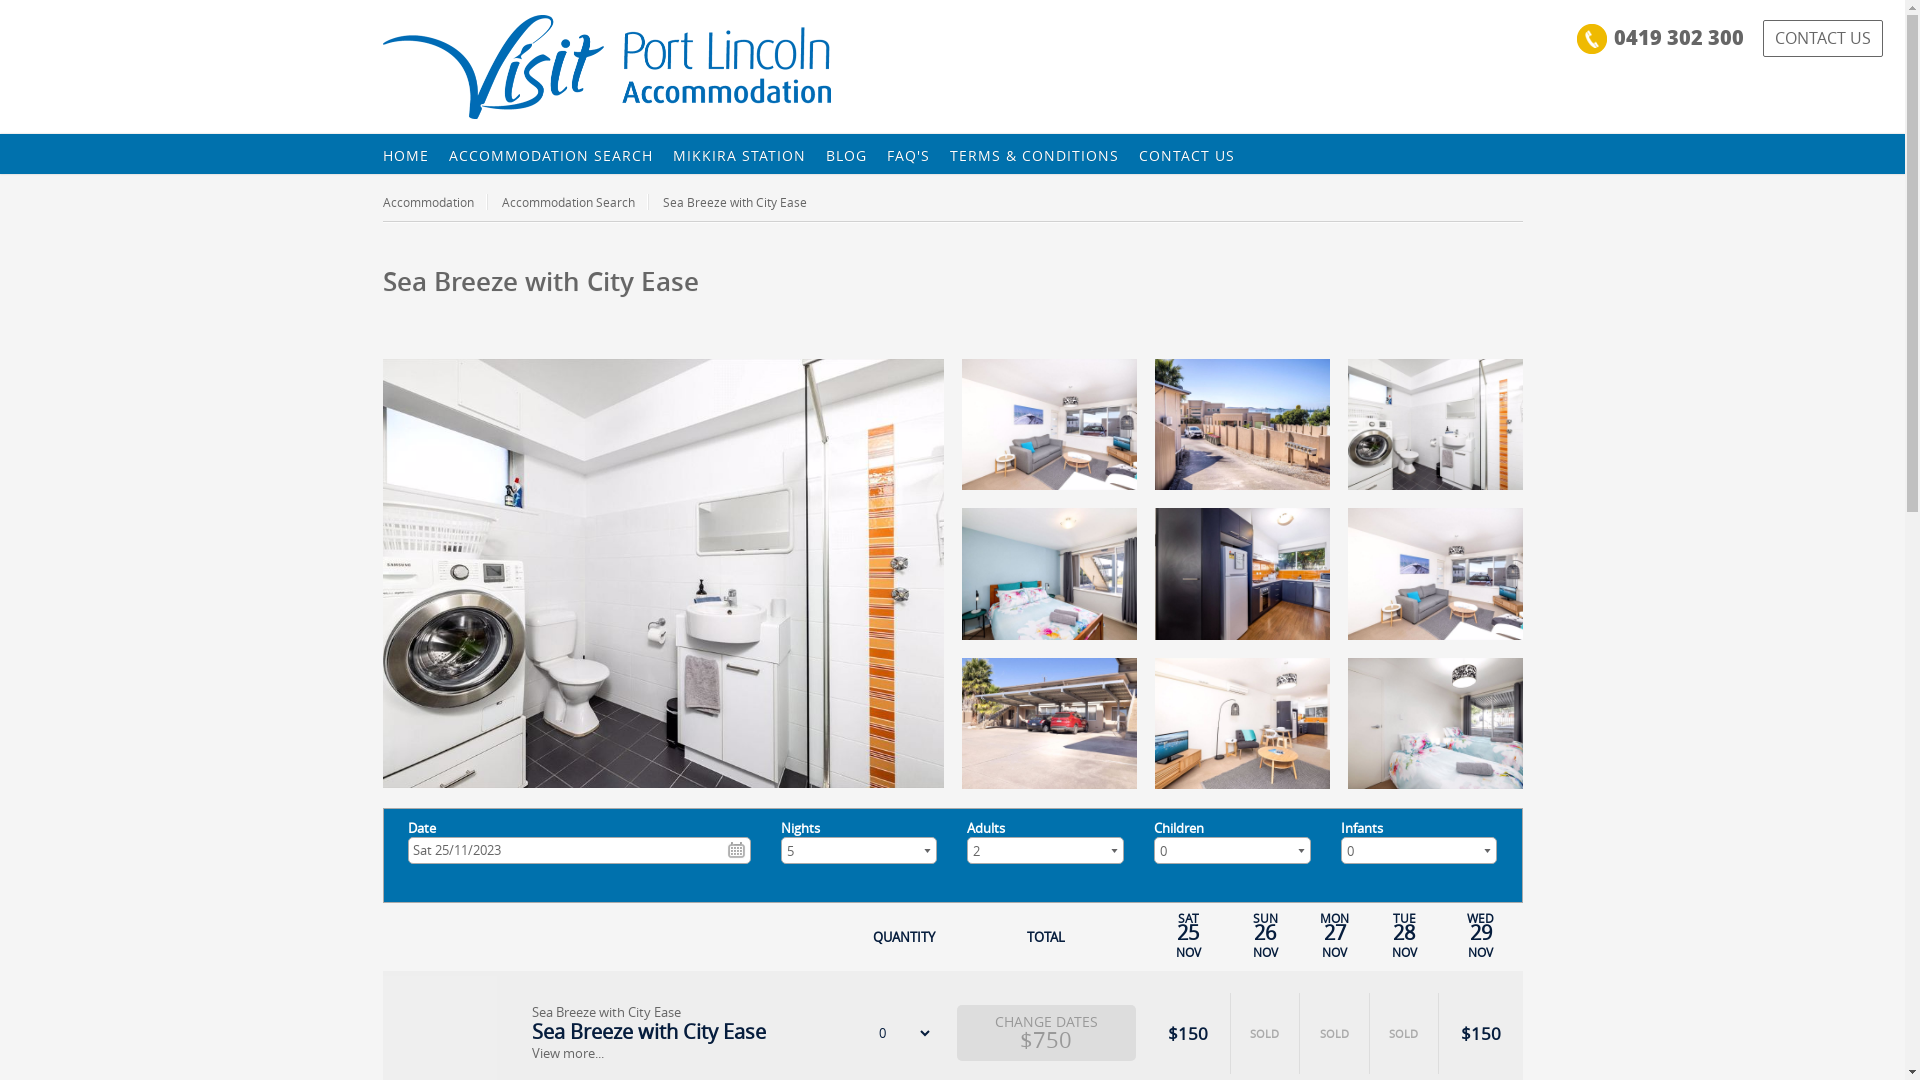  What do you see at coordinates (846, 154) in the screenshot?
I see `'BLOG'` at bounding box center [846, 154].